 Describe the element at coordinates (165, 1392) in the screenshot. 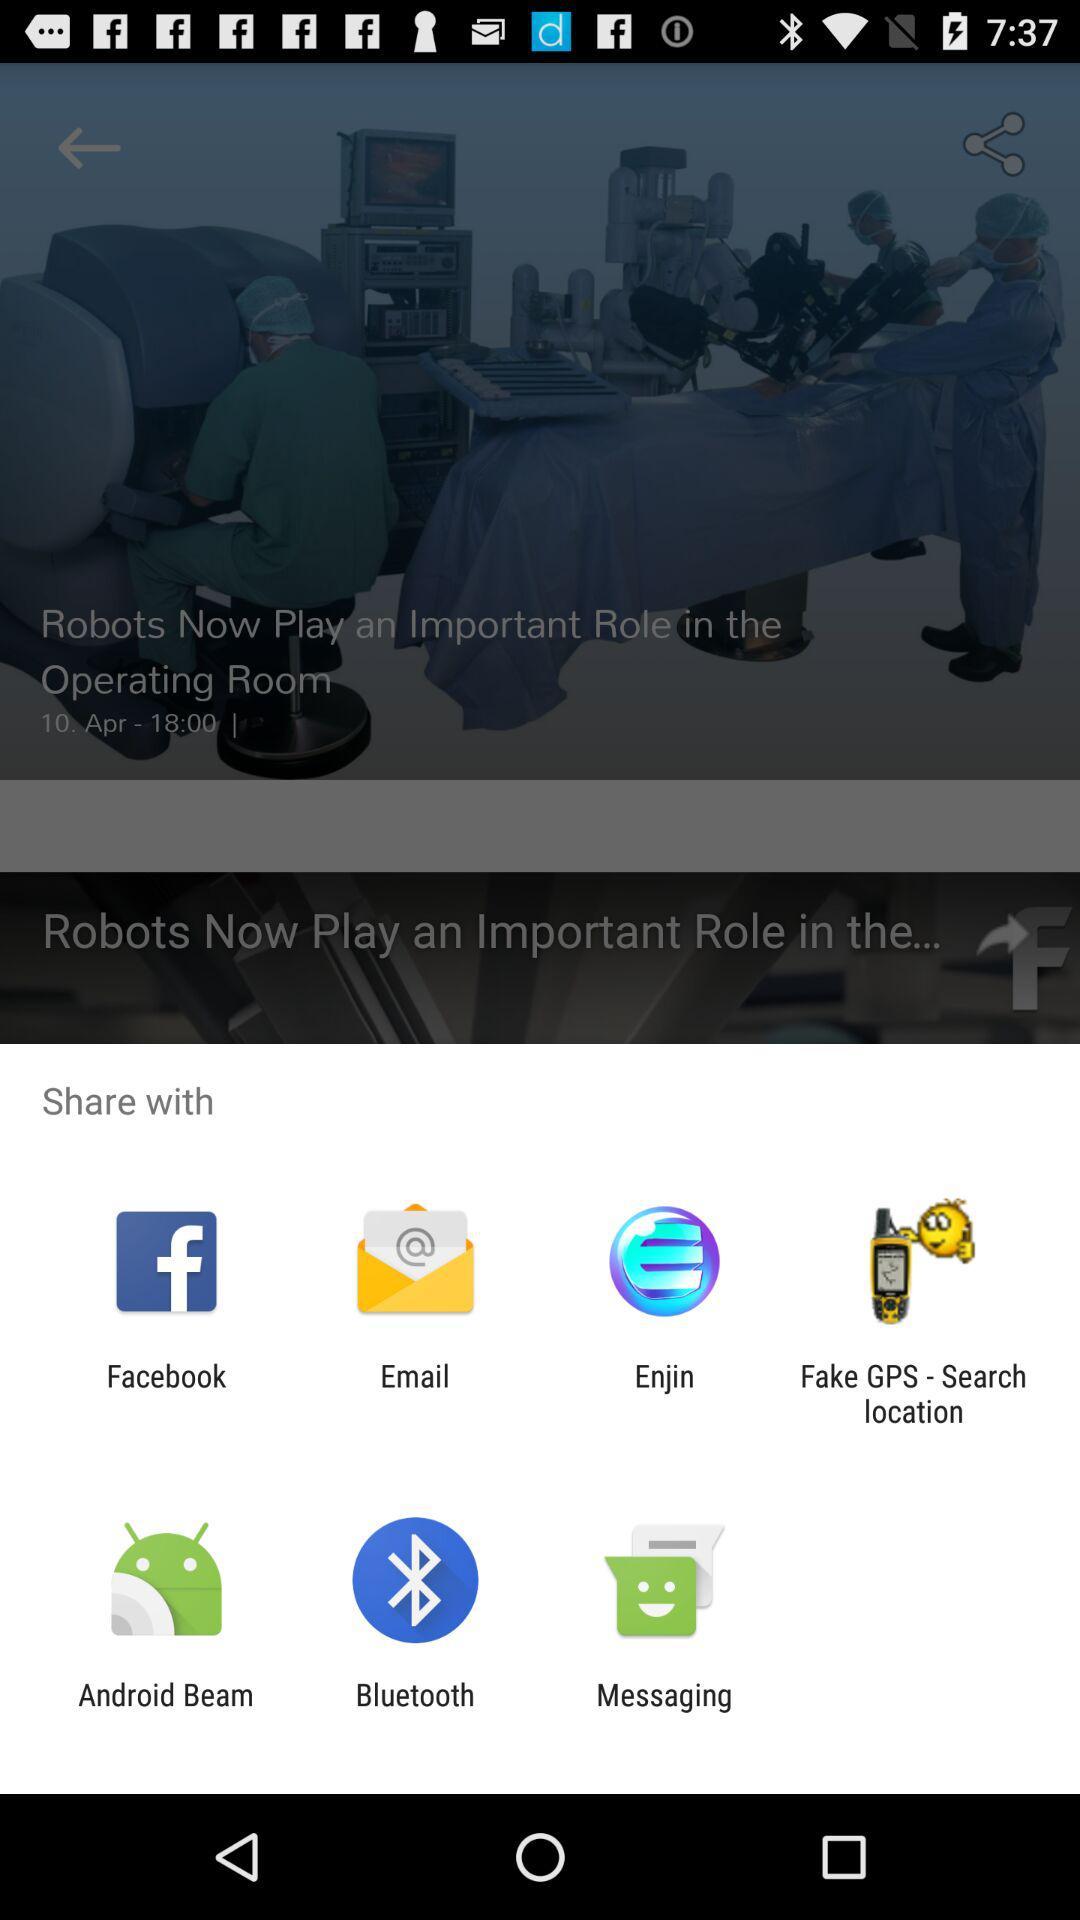

I see `facebook` at that location.